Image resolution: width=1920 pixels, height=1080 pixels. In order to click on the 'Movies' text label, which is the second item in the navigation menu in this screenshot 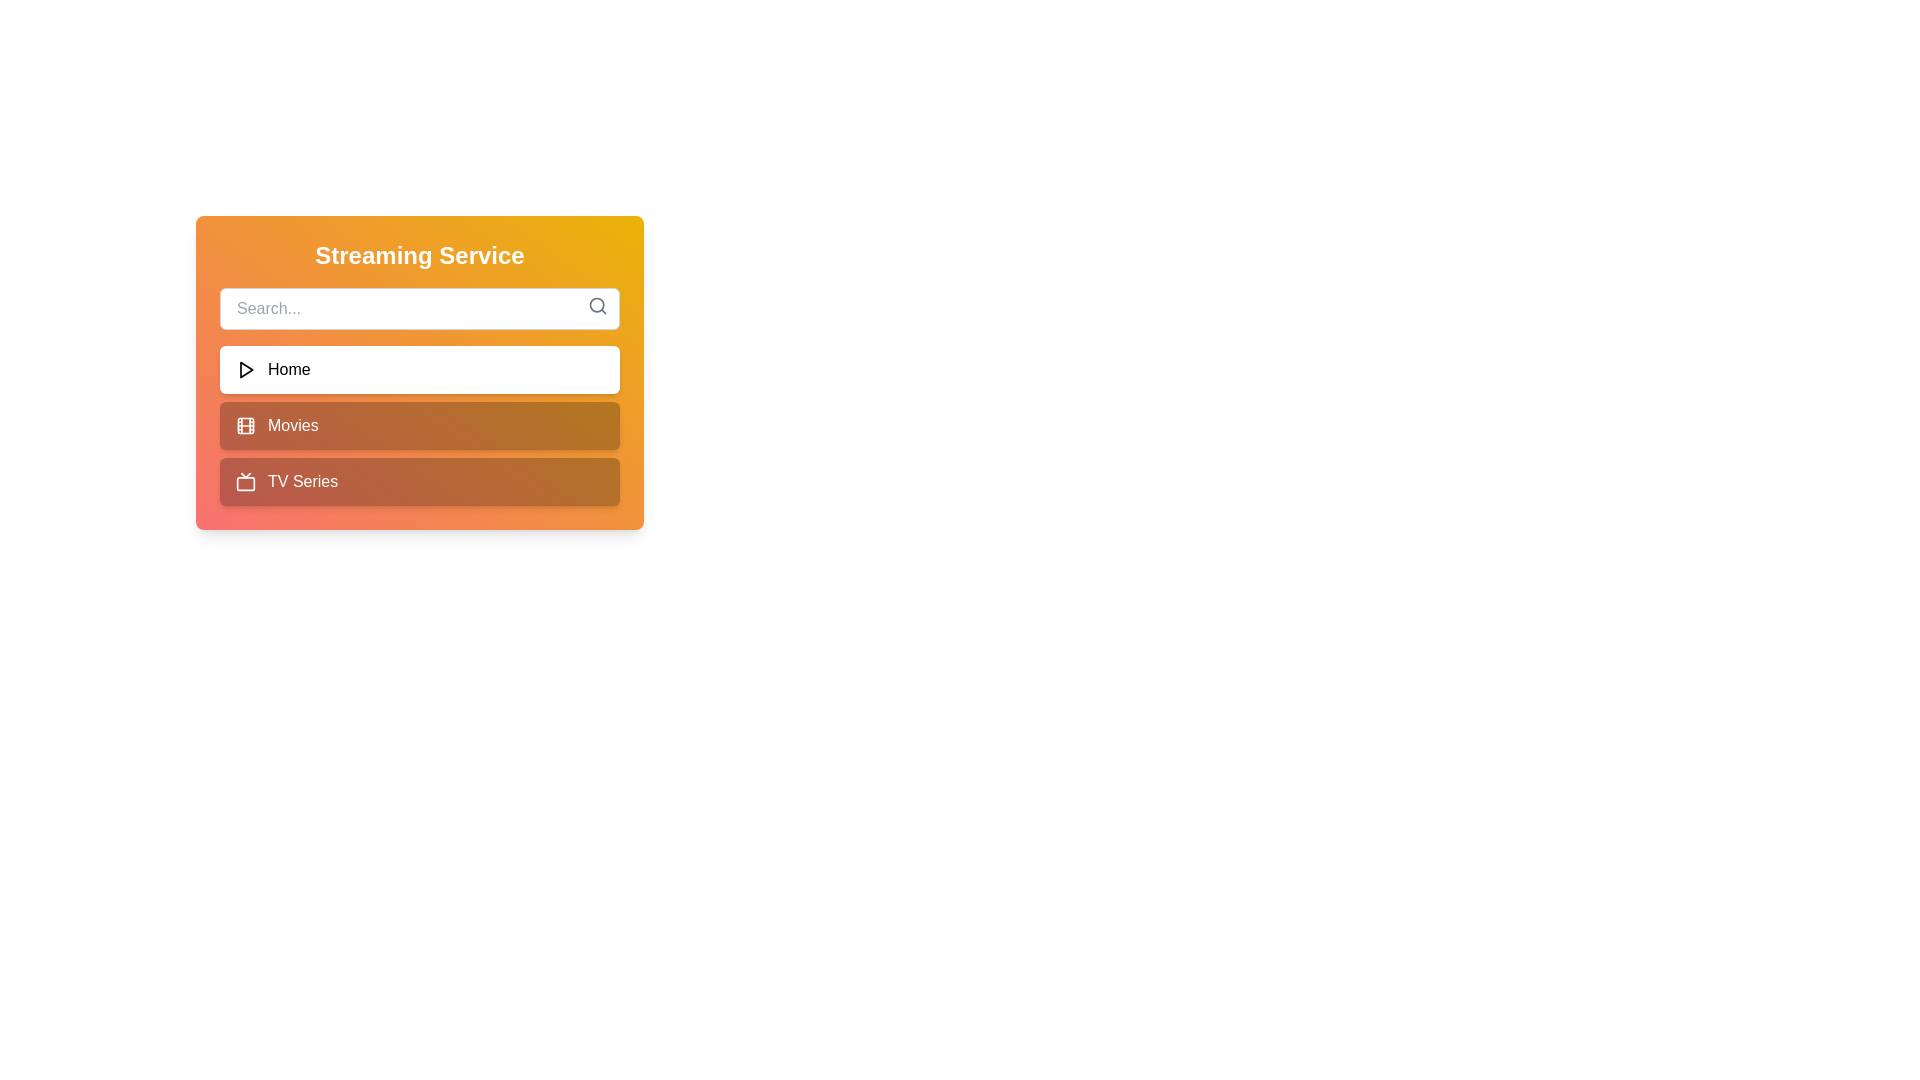, I will do `click(292, 424)`.